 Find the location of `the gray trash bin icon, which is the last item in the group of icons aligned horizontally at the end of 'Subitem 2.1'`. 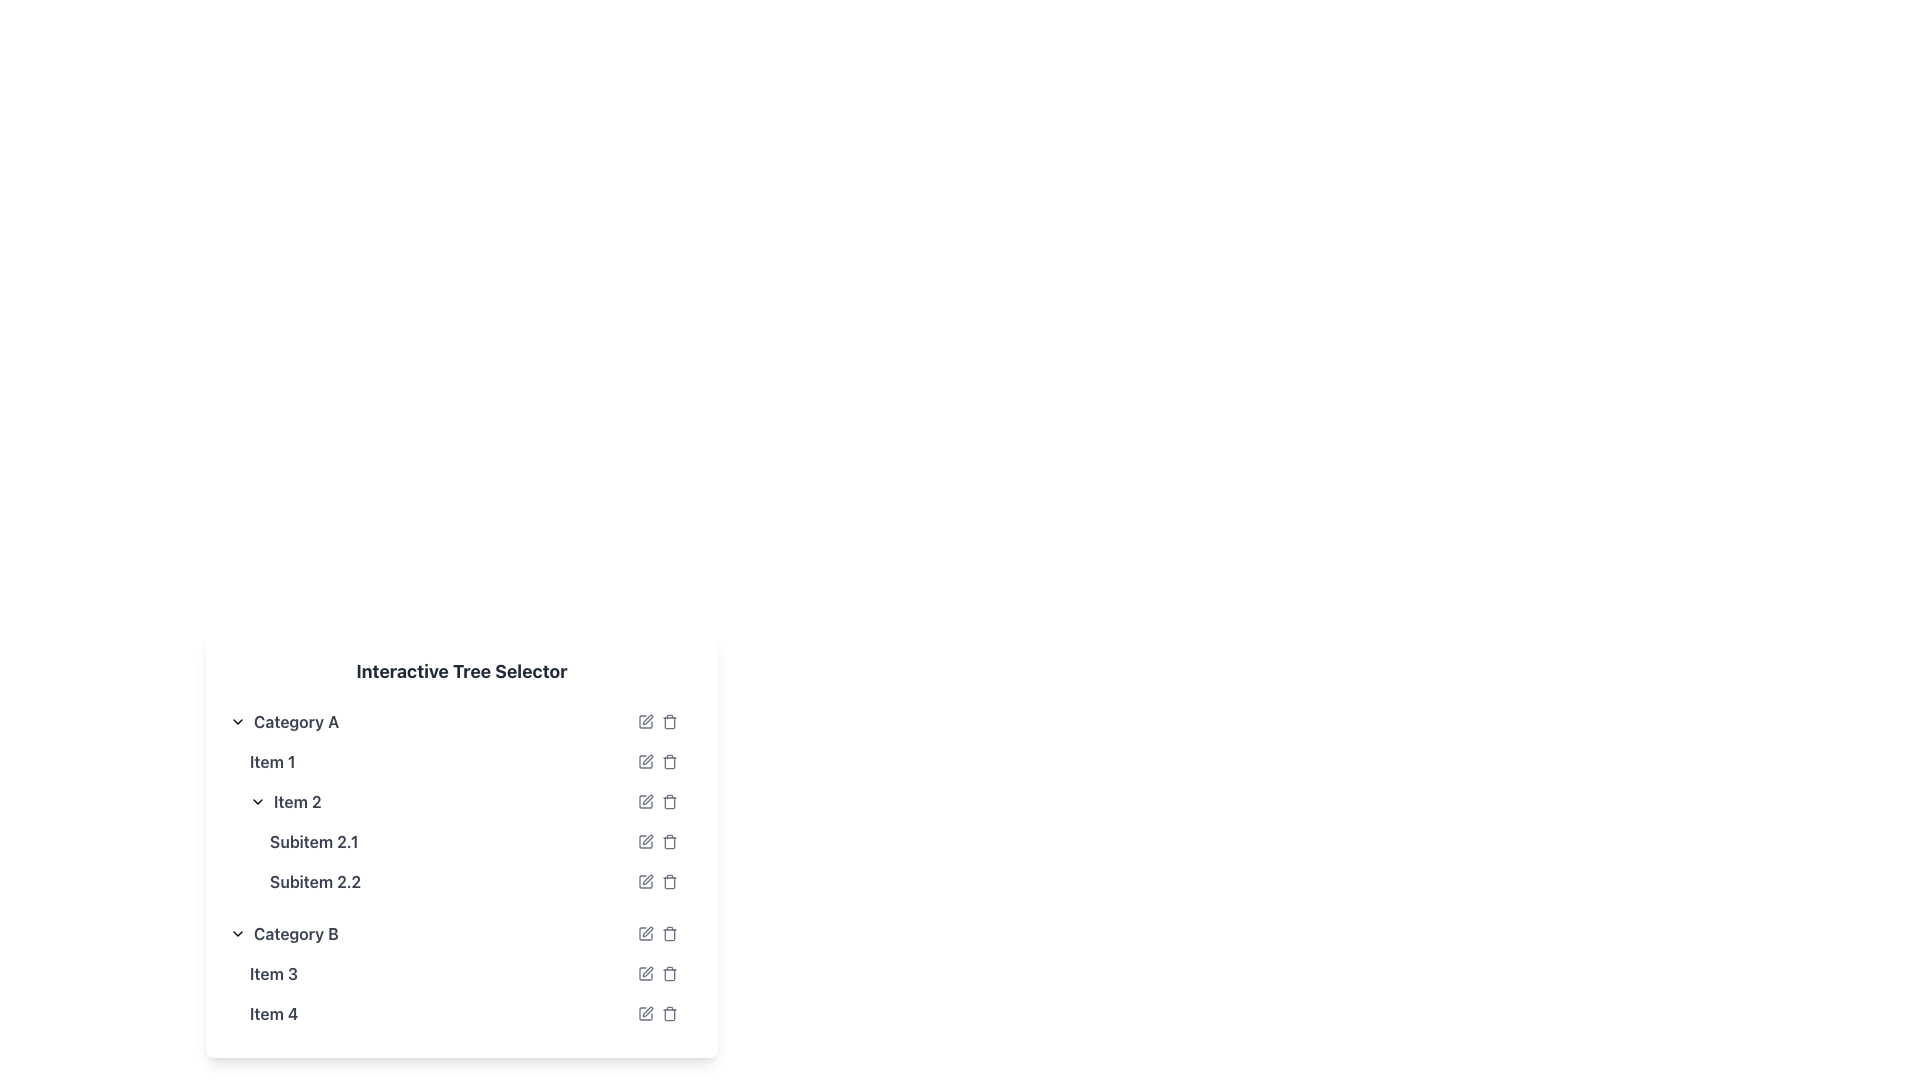

the gray trash bin icon, which is the last item in the group of icons aligned horizontally at the end of 'Subitem 2.1' is located at coordinates (670, 841).